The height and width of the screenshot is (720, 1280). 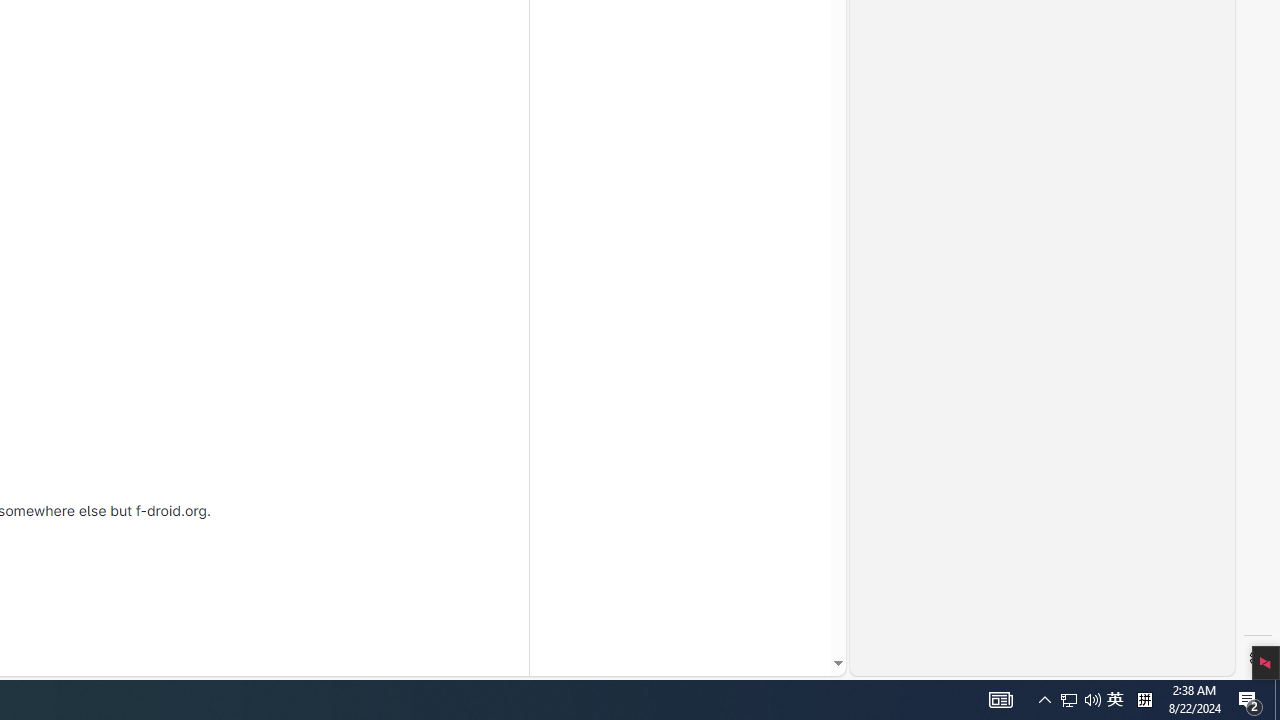 What do you see at coordinates (1068, 698) in the screenshot?
I see `'User Promoted Notification Area'` at bounding box center [1068, 698].